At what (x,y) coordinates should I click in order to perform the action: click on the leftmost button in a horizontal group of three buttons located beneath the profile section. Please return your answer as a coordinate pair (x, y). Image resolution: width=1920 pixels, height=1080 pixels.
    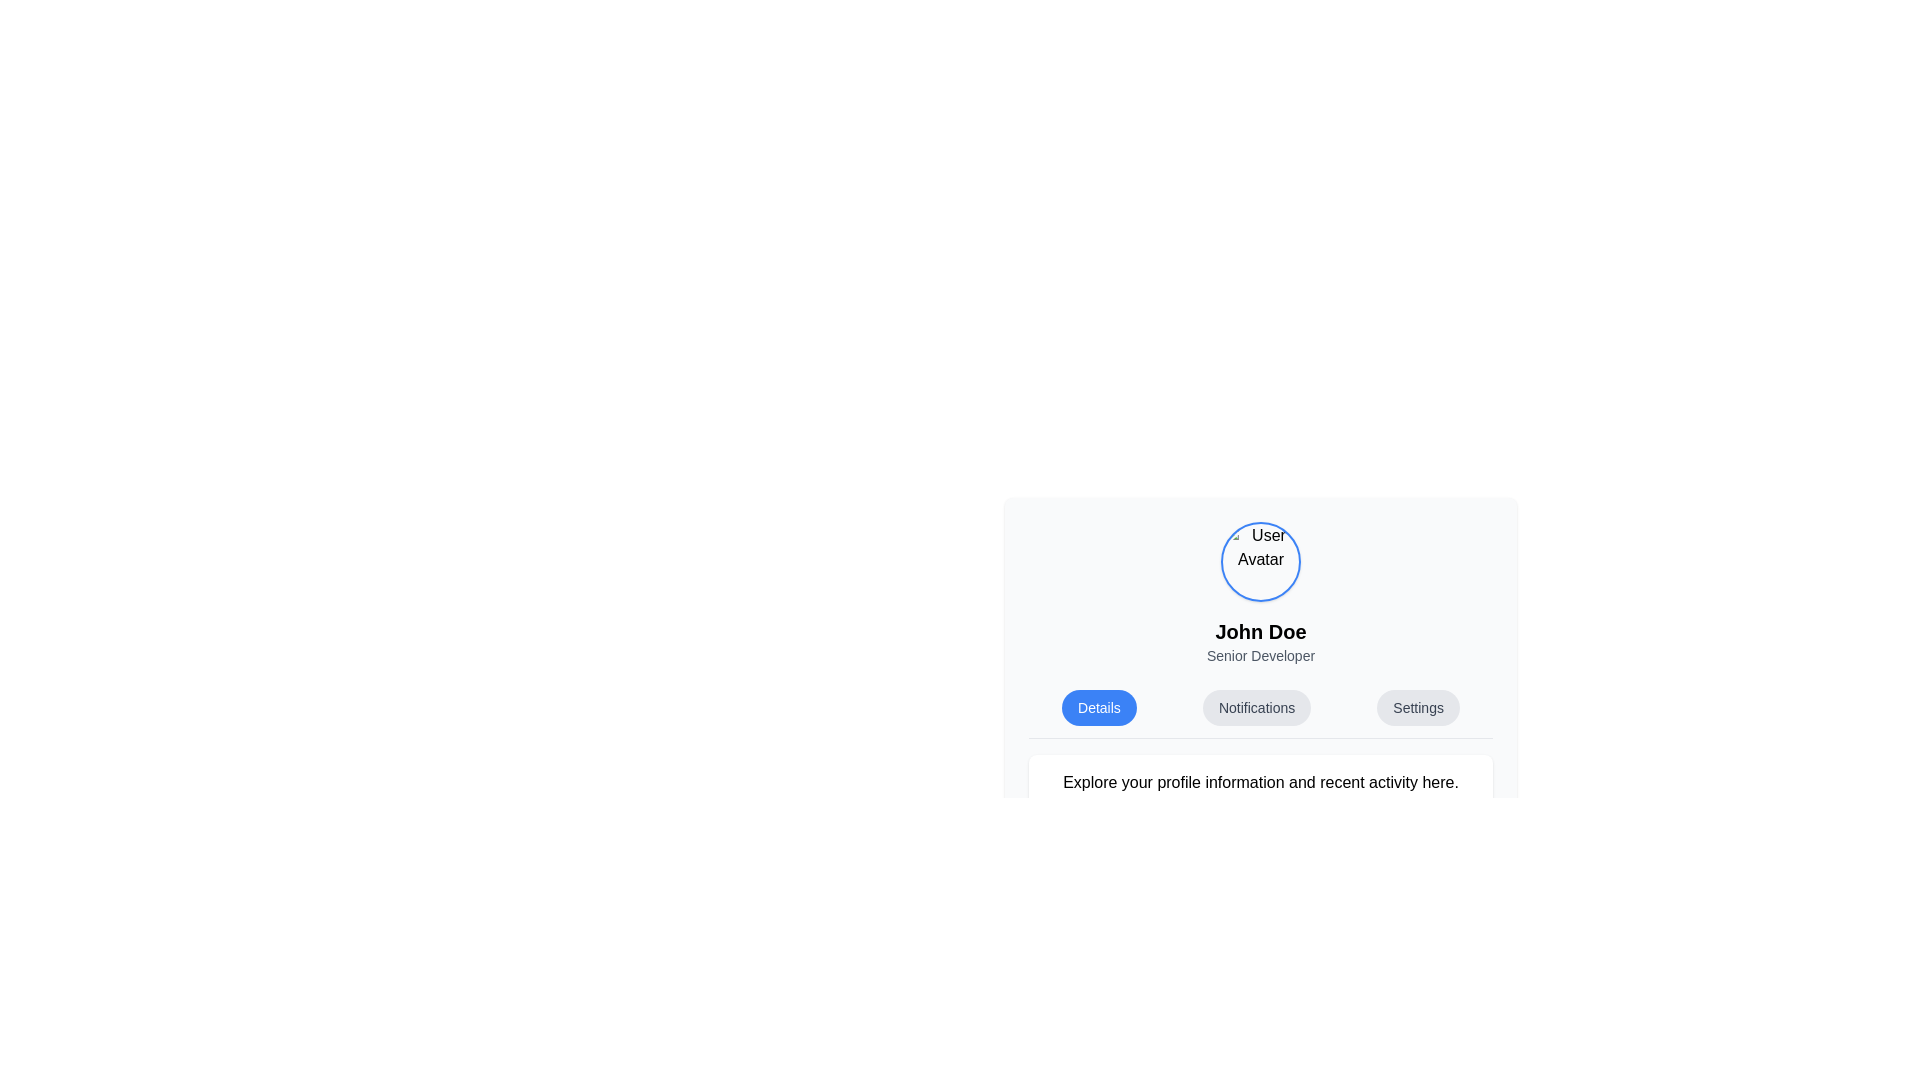
    Looking at the image, I should click on (1098, 707).